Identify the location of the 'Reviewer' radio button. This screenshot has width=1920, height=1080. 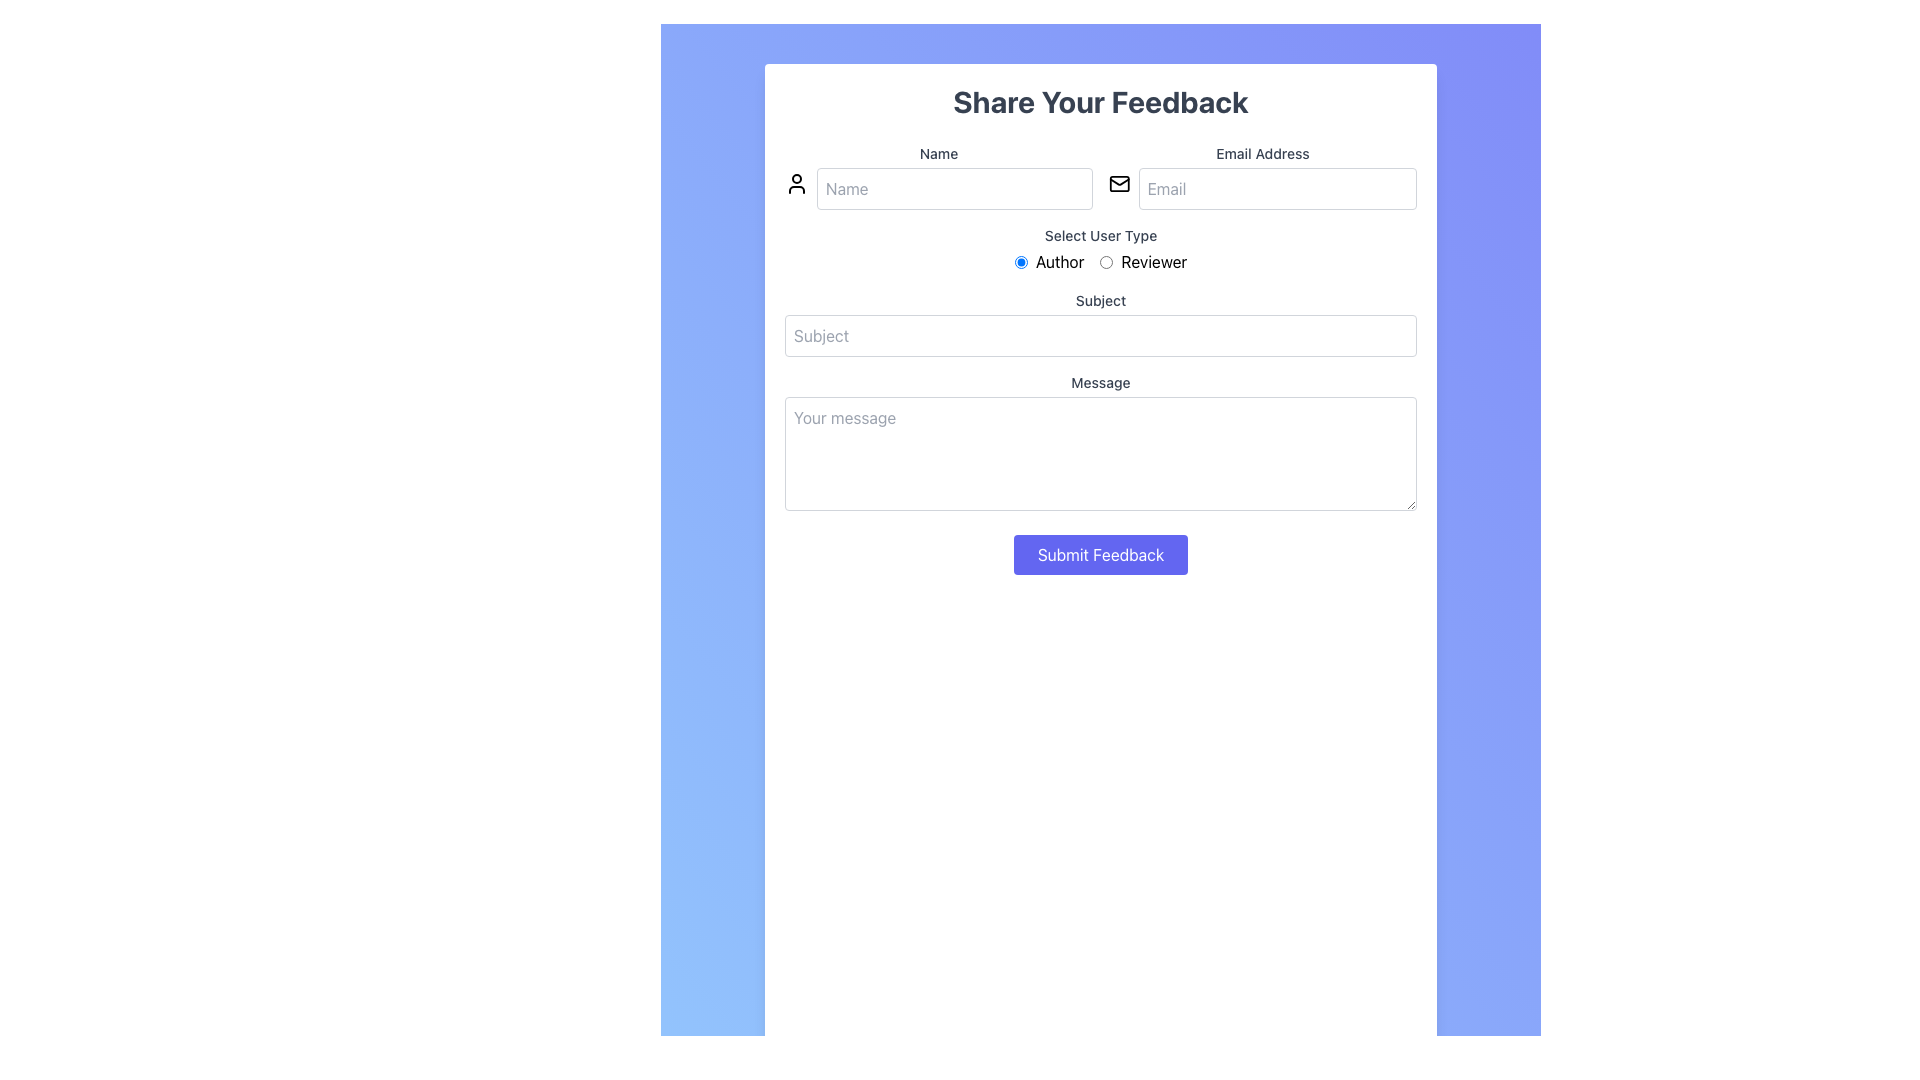
(1143, 261).